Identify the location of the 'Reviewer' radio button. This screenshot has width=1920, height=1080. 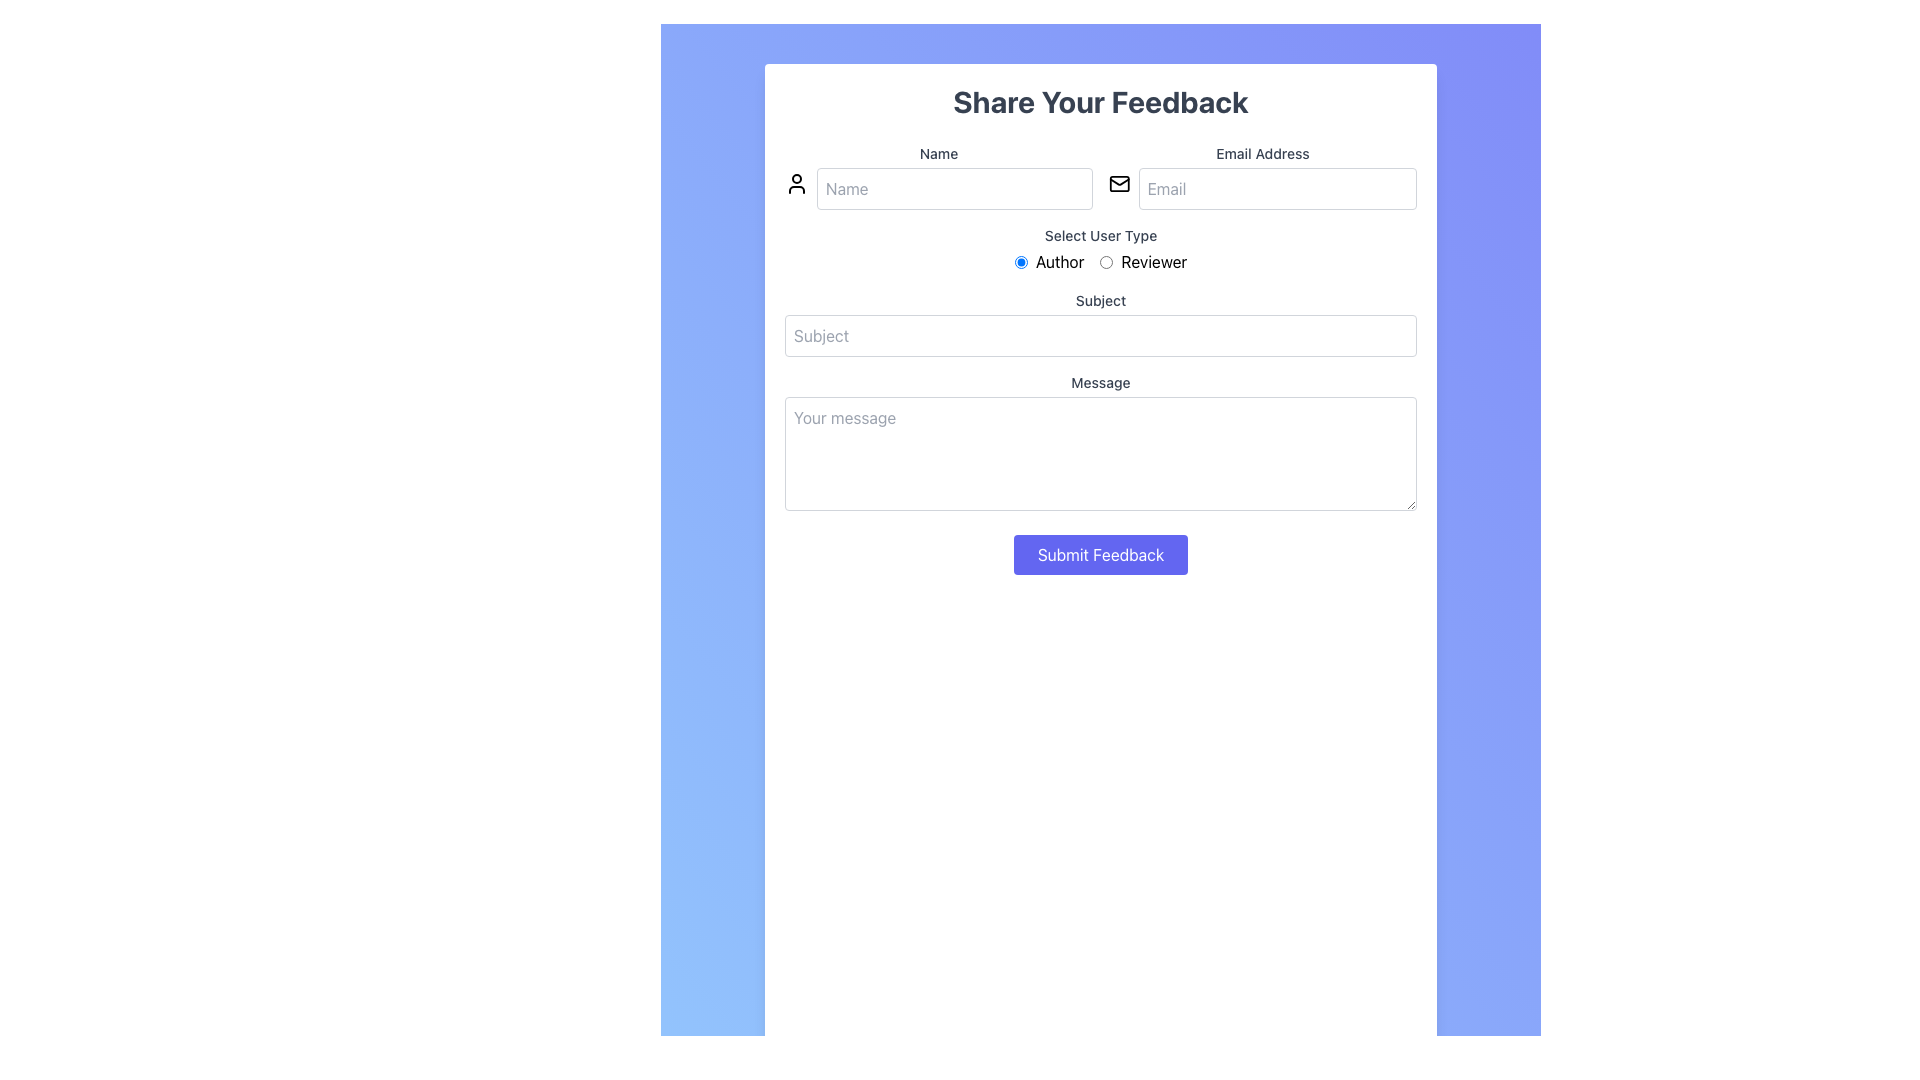
(1143, 261).